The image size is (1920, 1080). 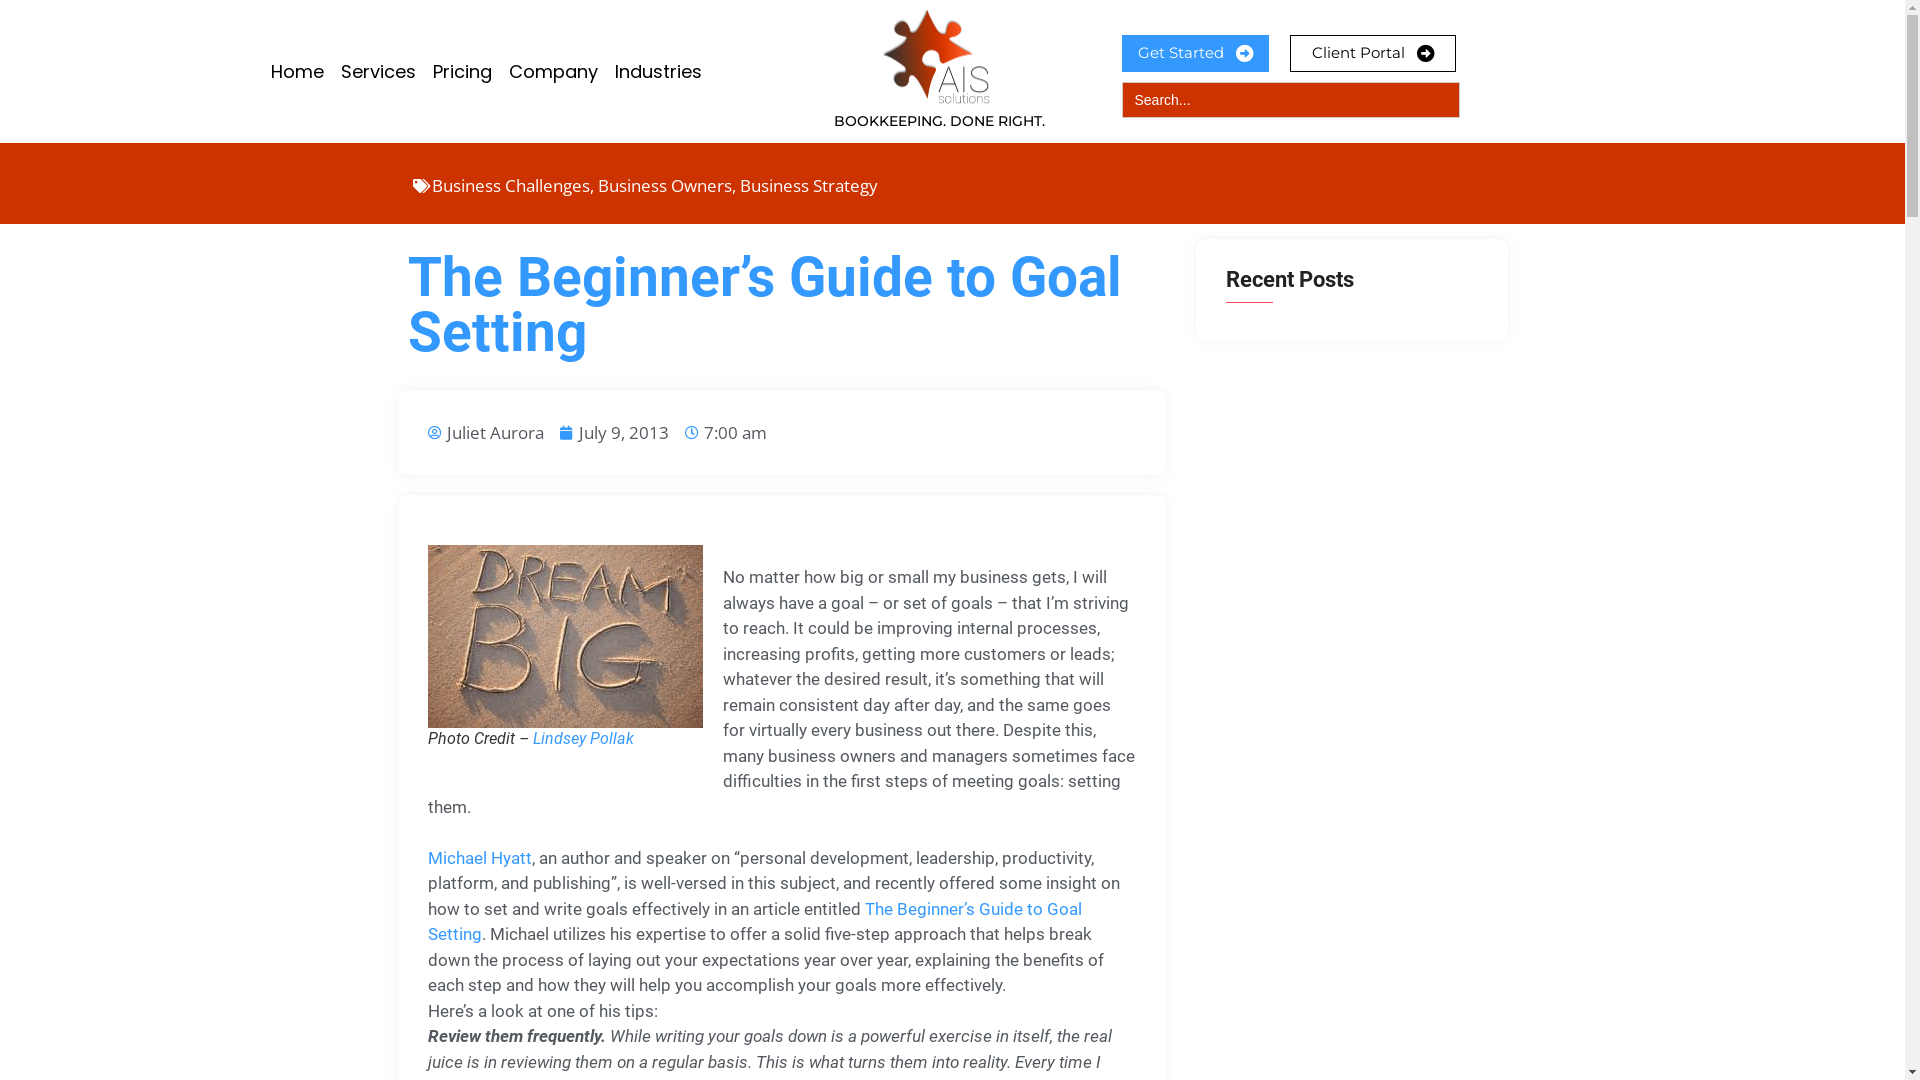 I want to click on 'Business Challenges', so click(x=510, y=185).